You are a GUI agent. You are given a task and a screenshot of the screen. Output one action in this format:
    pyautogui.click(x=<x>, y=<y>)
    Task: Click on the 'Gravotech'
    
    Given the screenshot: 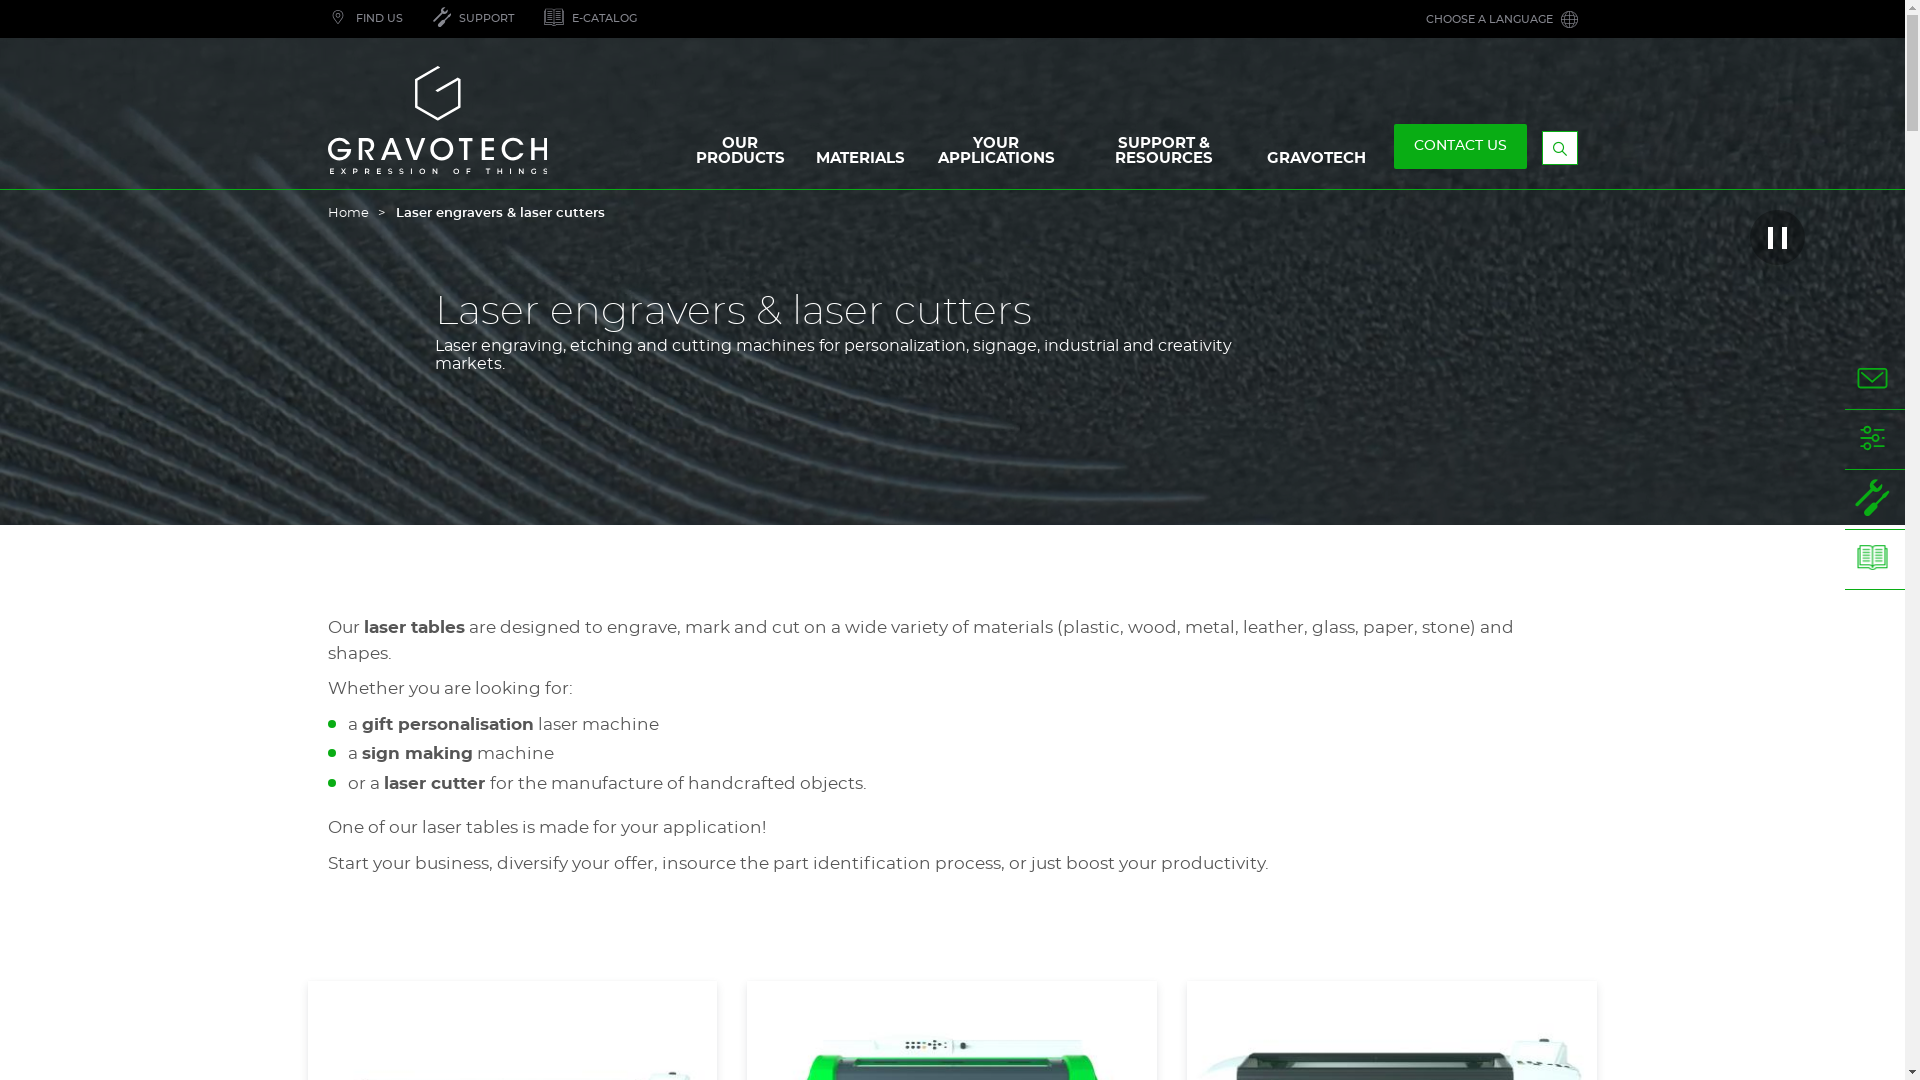 What is the action you would take?
    pyautogui.click(x=327, y=119)
    